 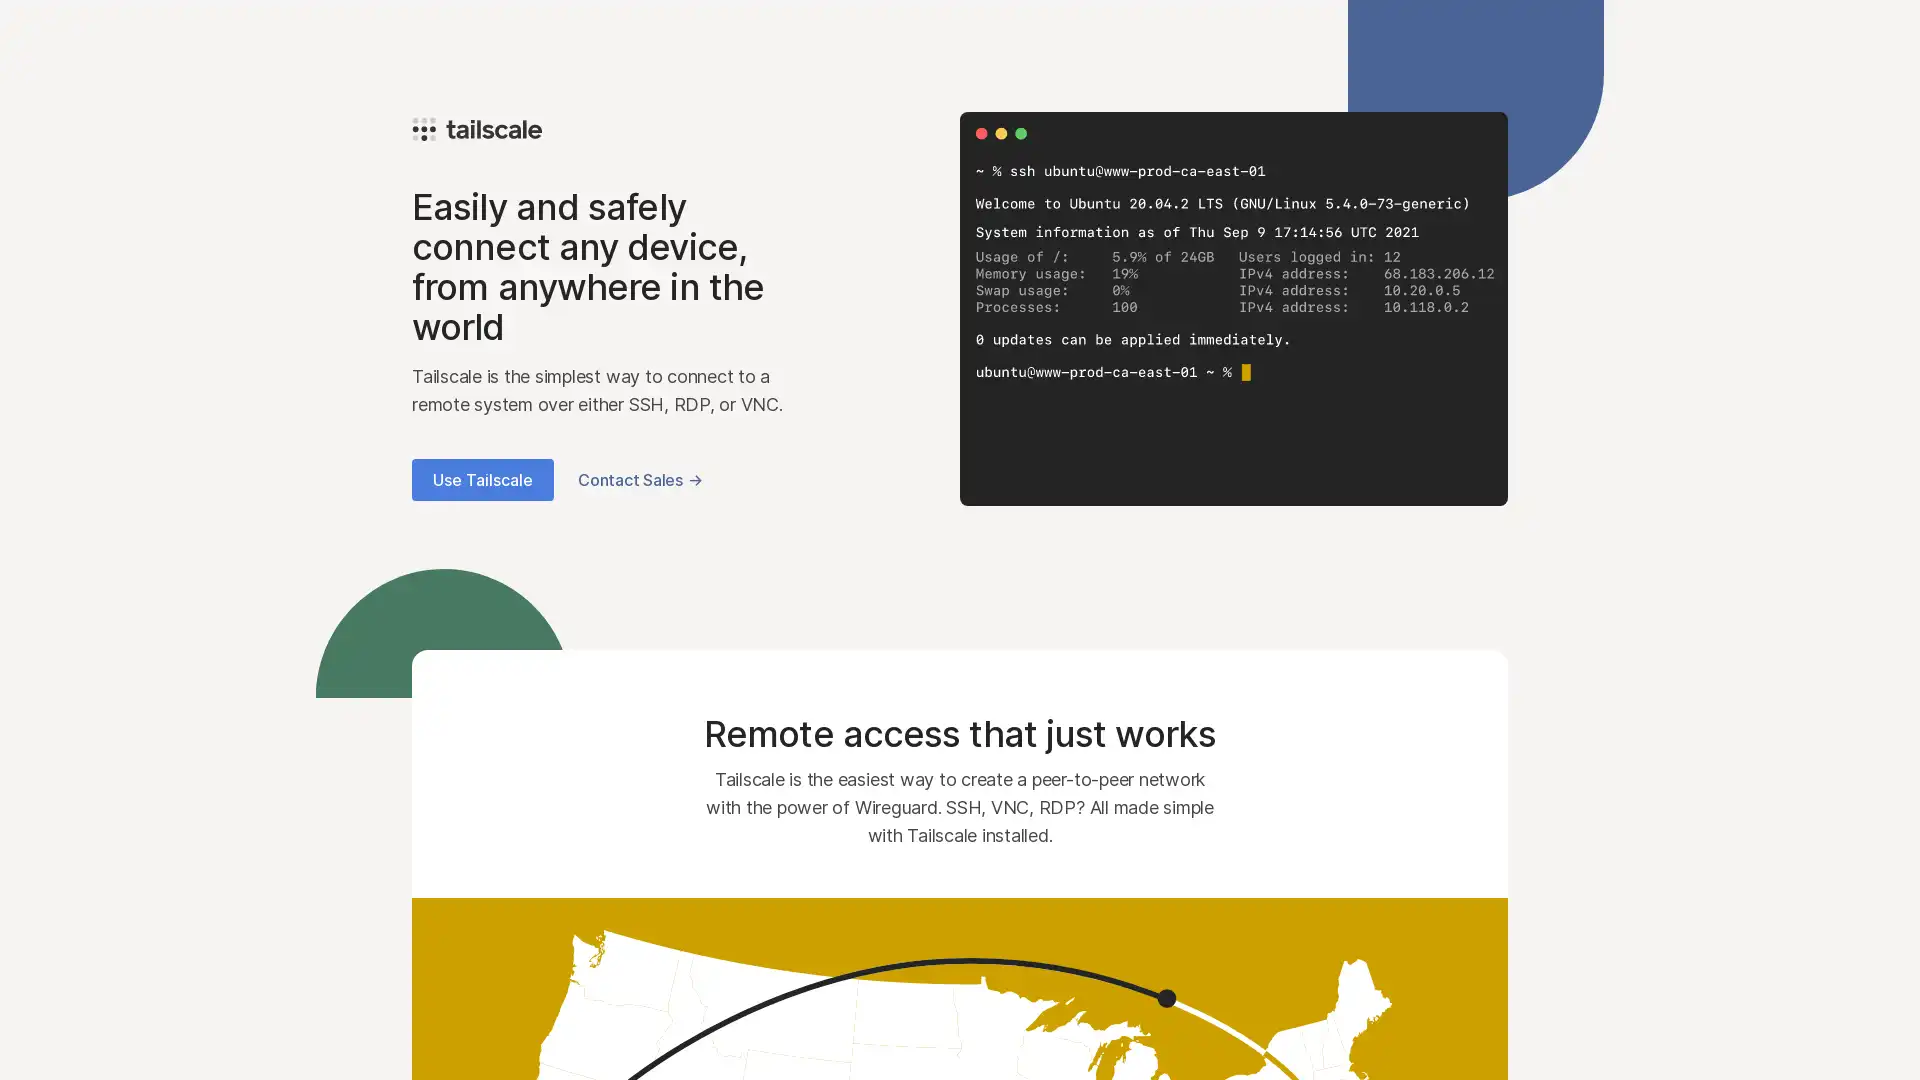 What do you see at coordinates (483, 479) in the screenshot?
I see `Use Tailscale` at bounding box center [483, 479].